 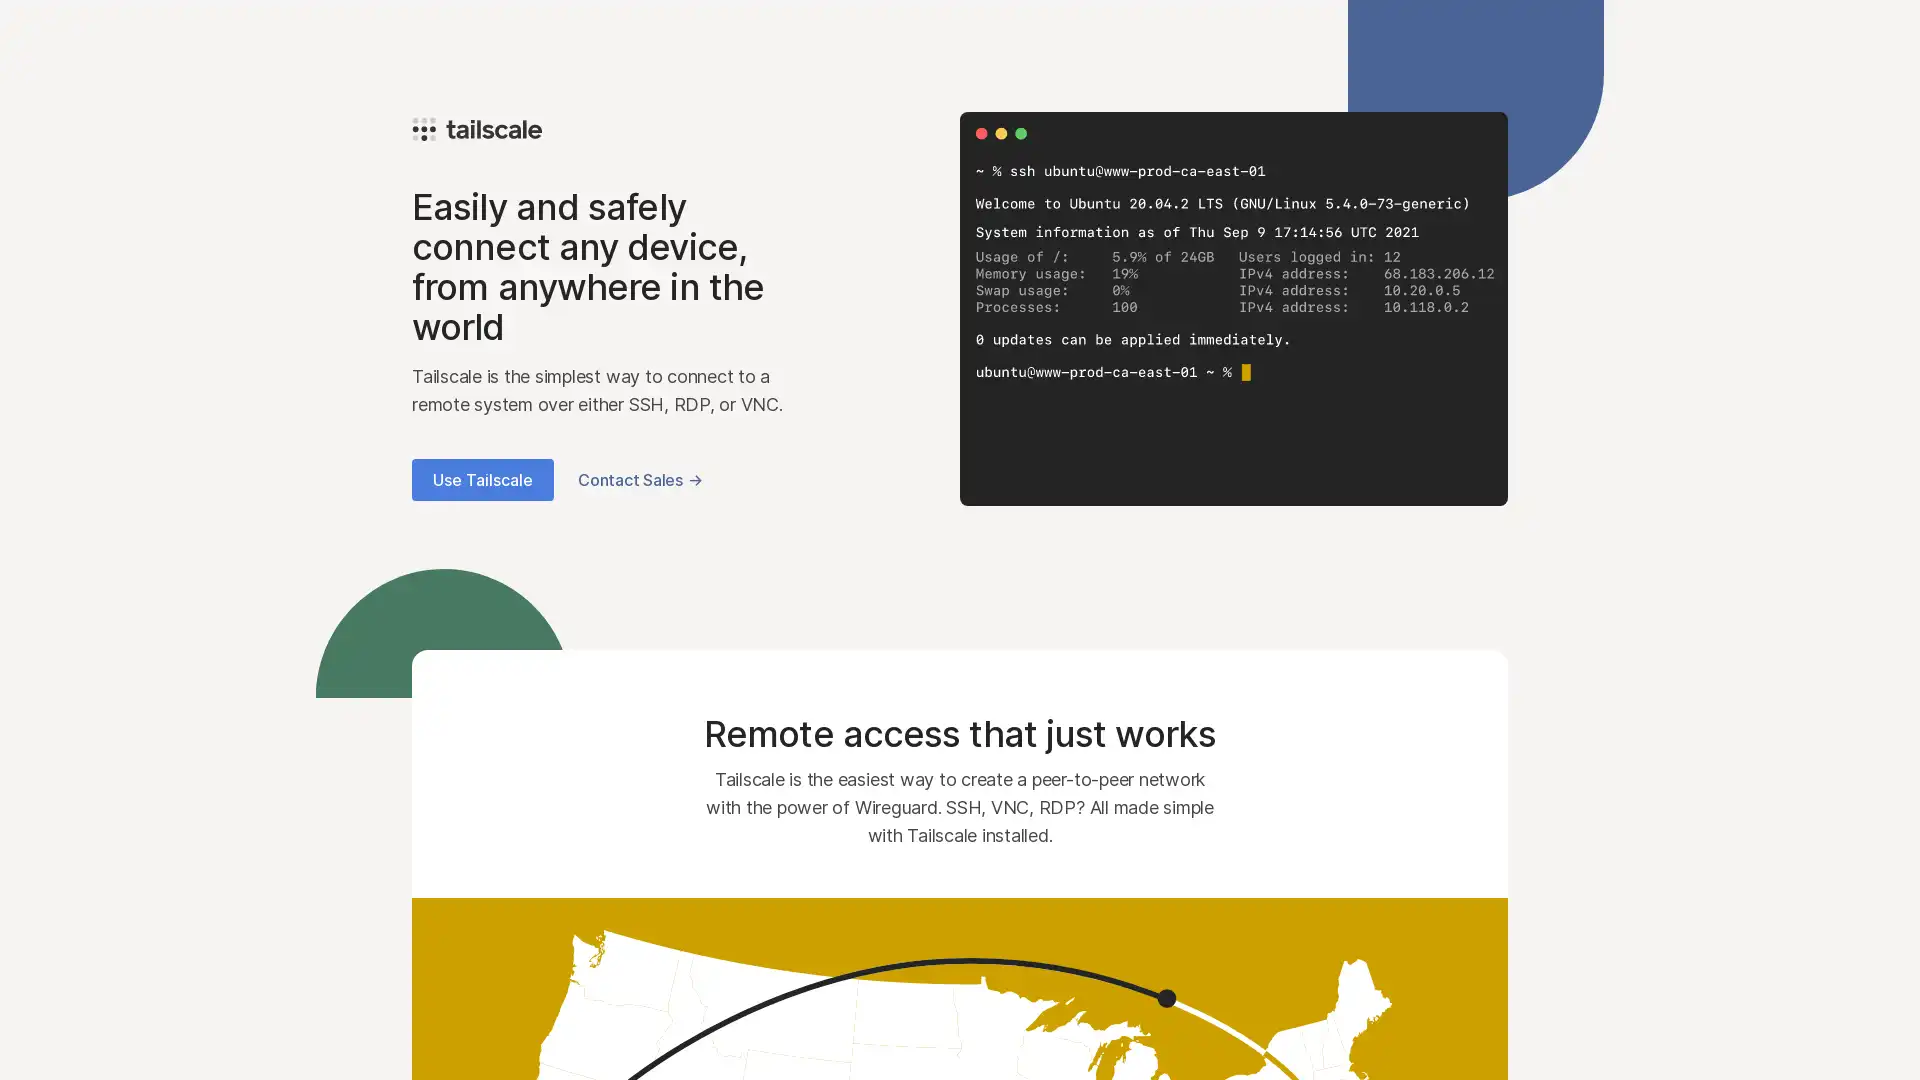 What do you see at coordinates (483, 479) in the screenshot?
I see `Use Tailscale` at bounding box center [483, 479].